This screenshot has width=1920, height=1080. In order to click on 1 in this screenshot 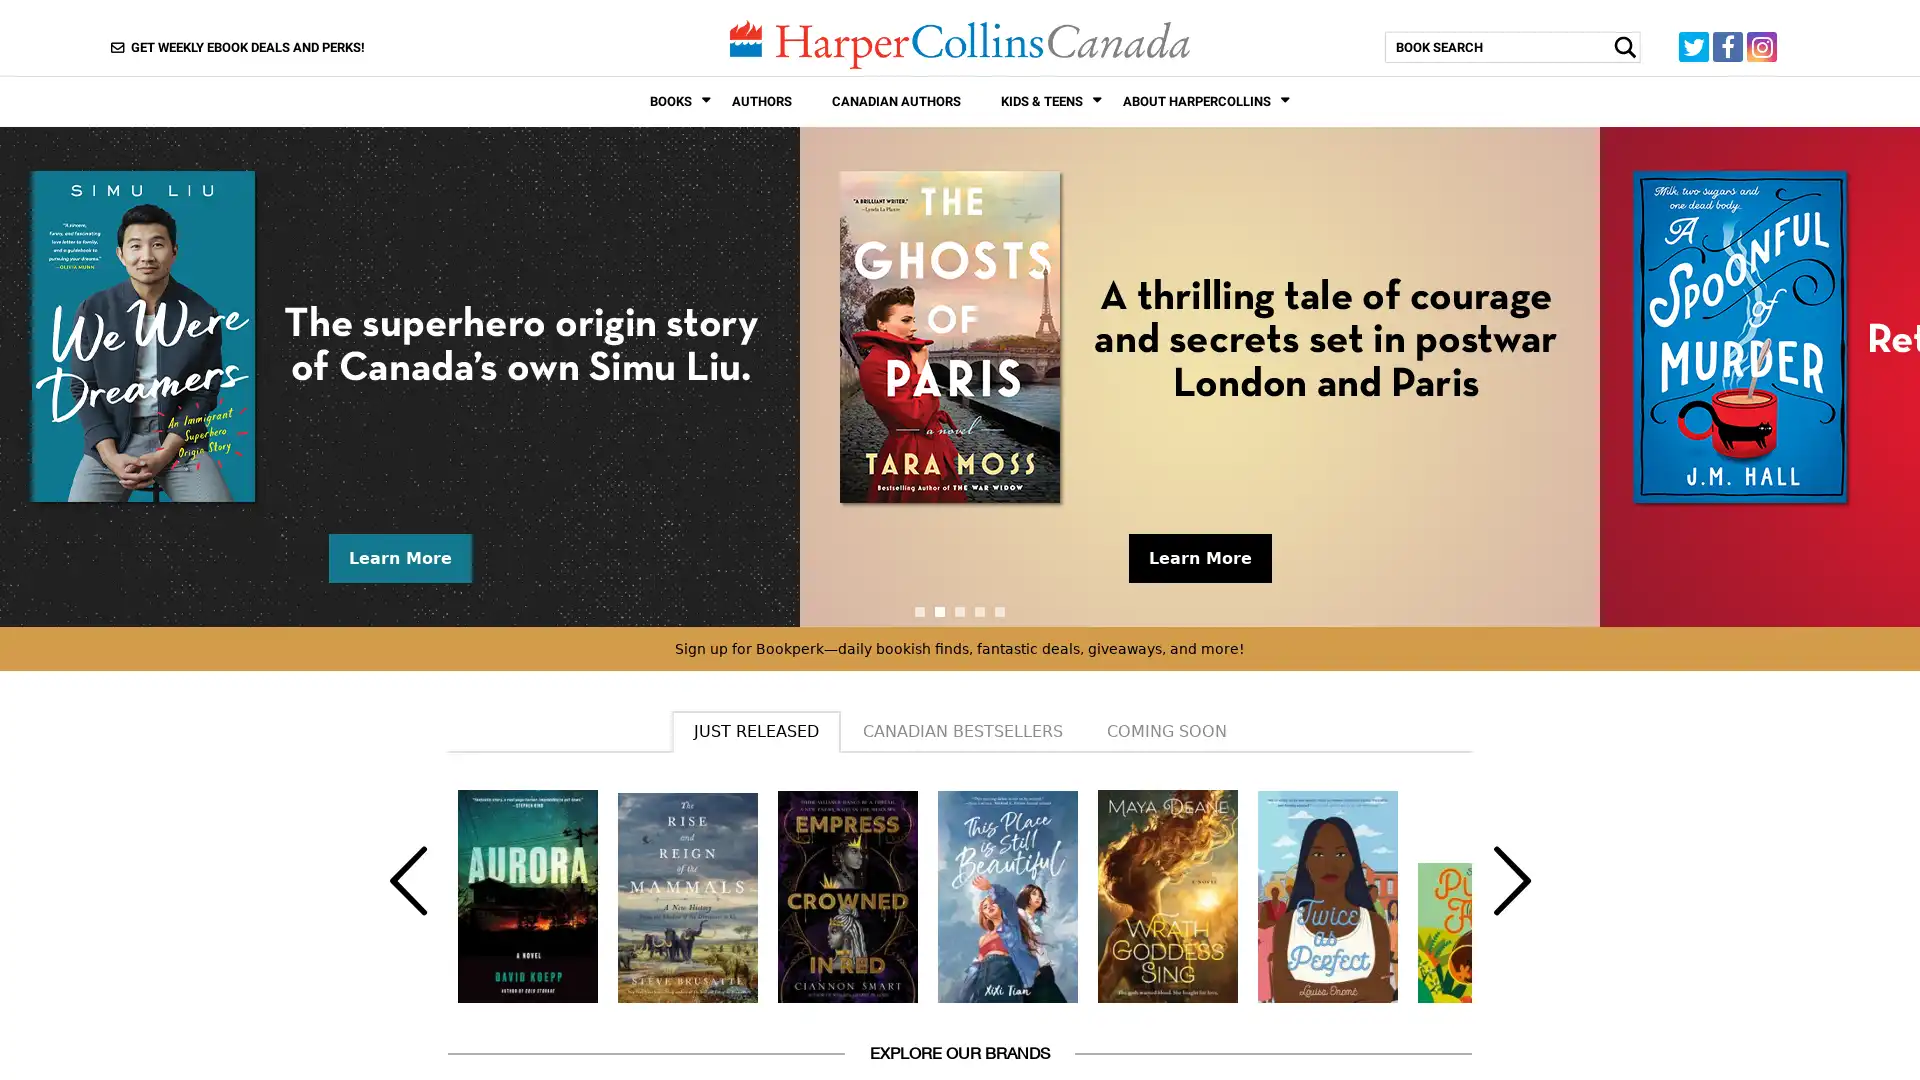, I will do `click(919, 609)`.